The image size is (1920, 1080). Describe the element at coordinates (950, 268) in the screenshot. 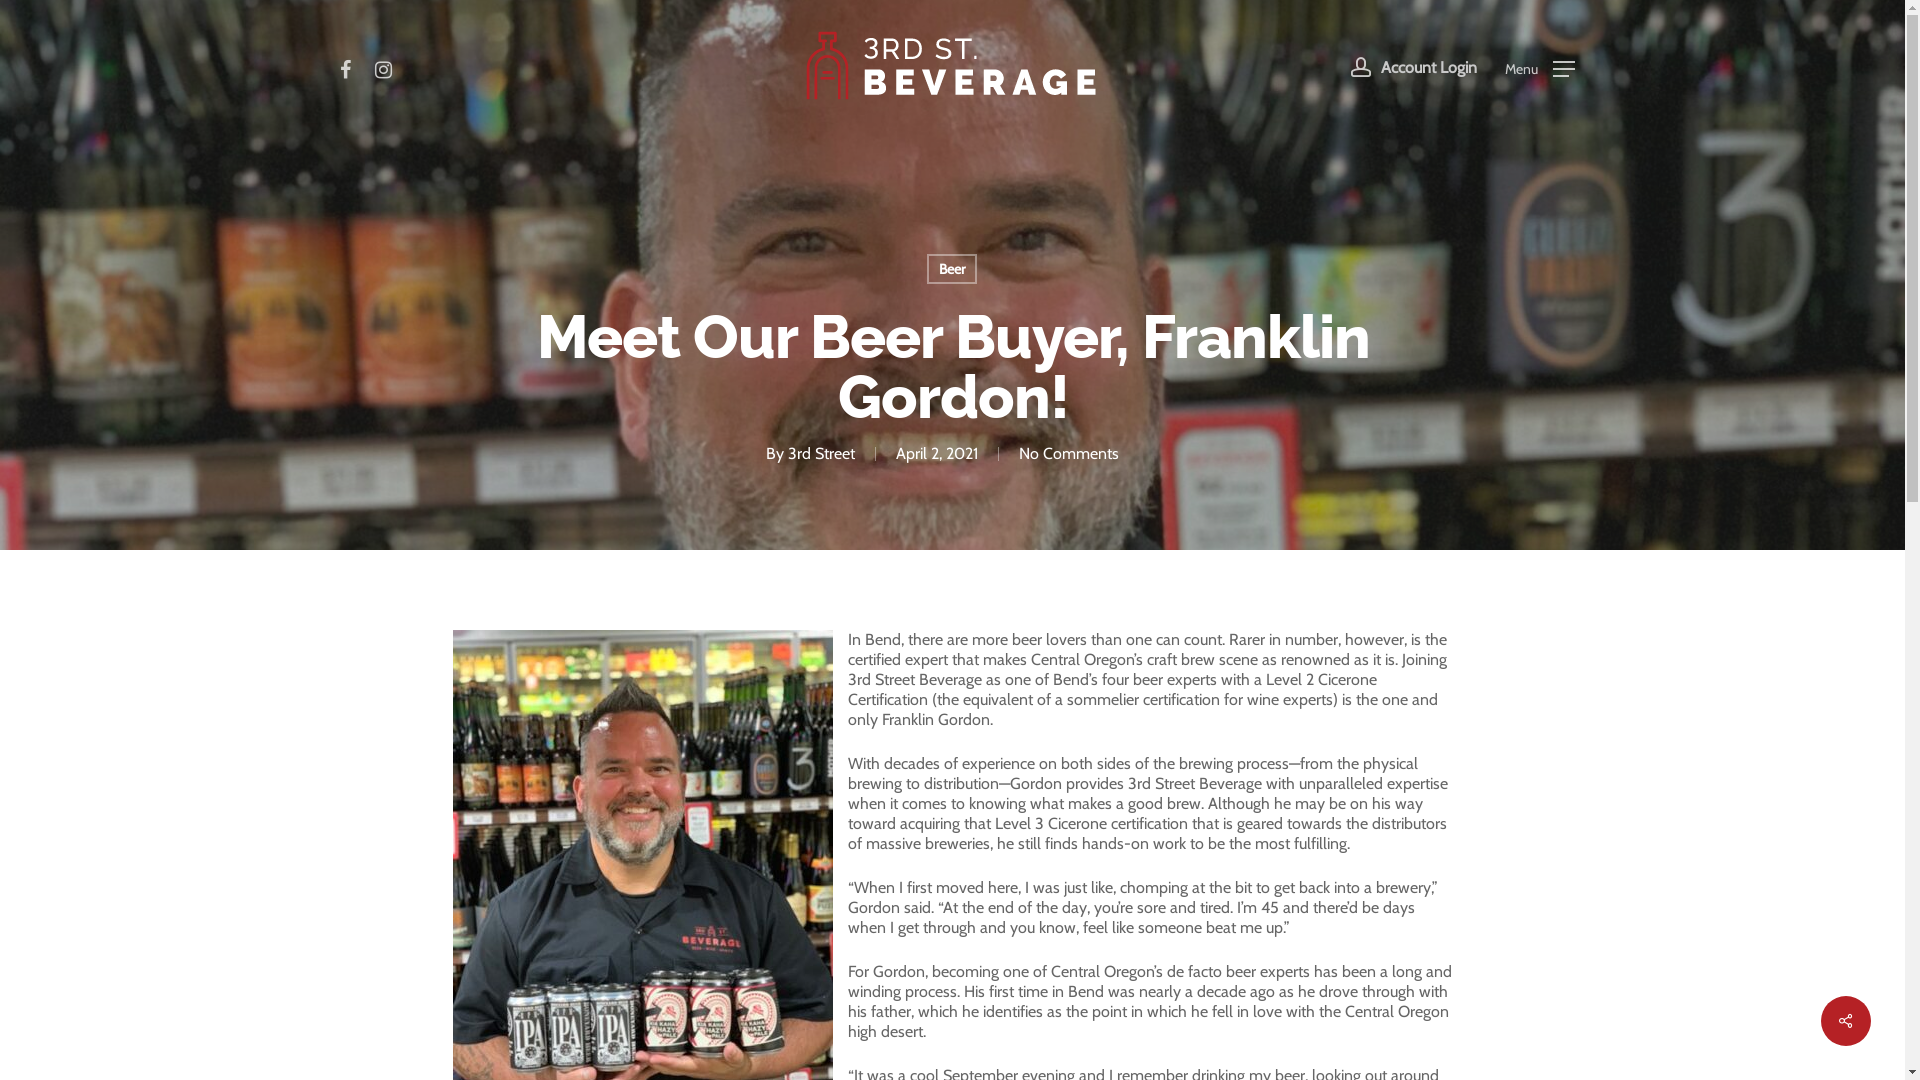

I see `'Beer'` at that location.